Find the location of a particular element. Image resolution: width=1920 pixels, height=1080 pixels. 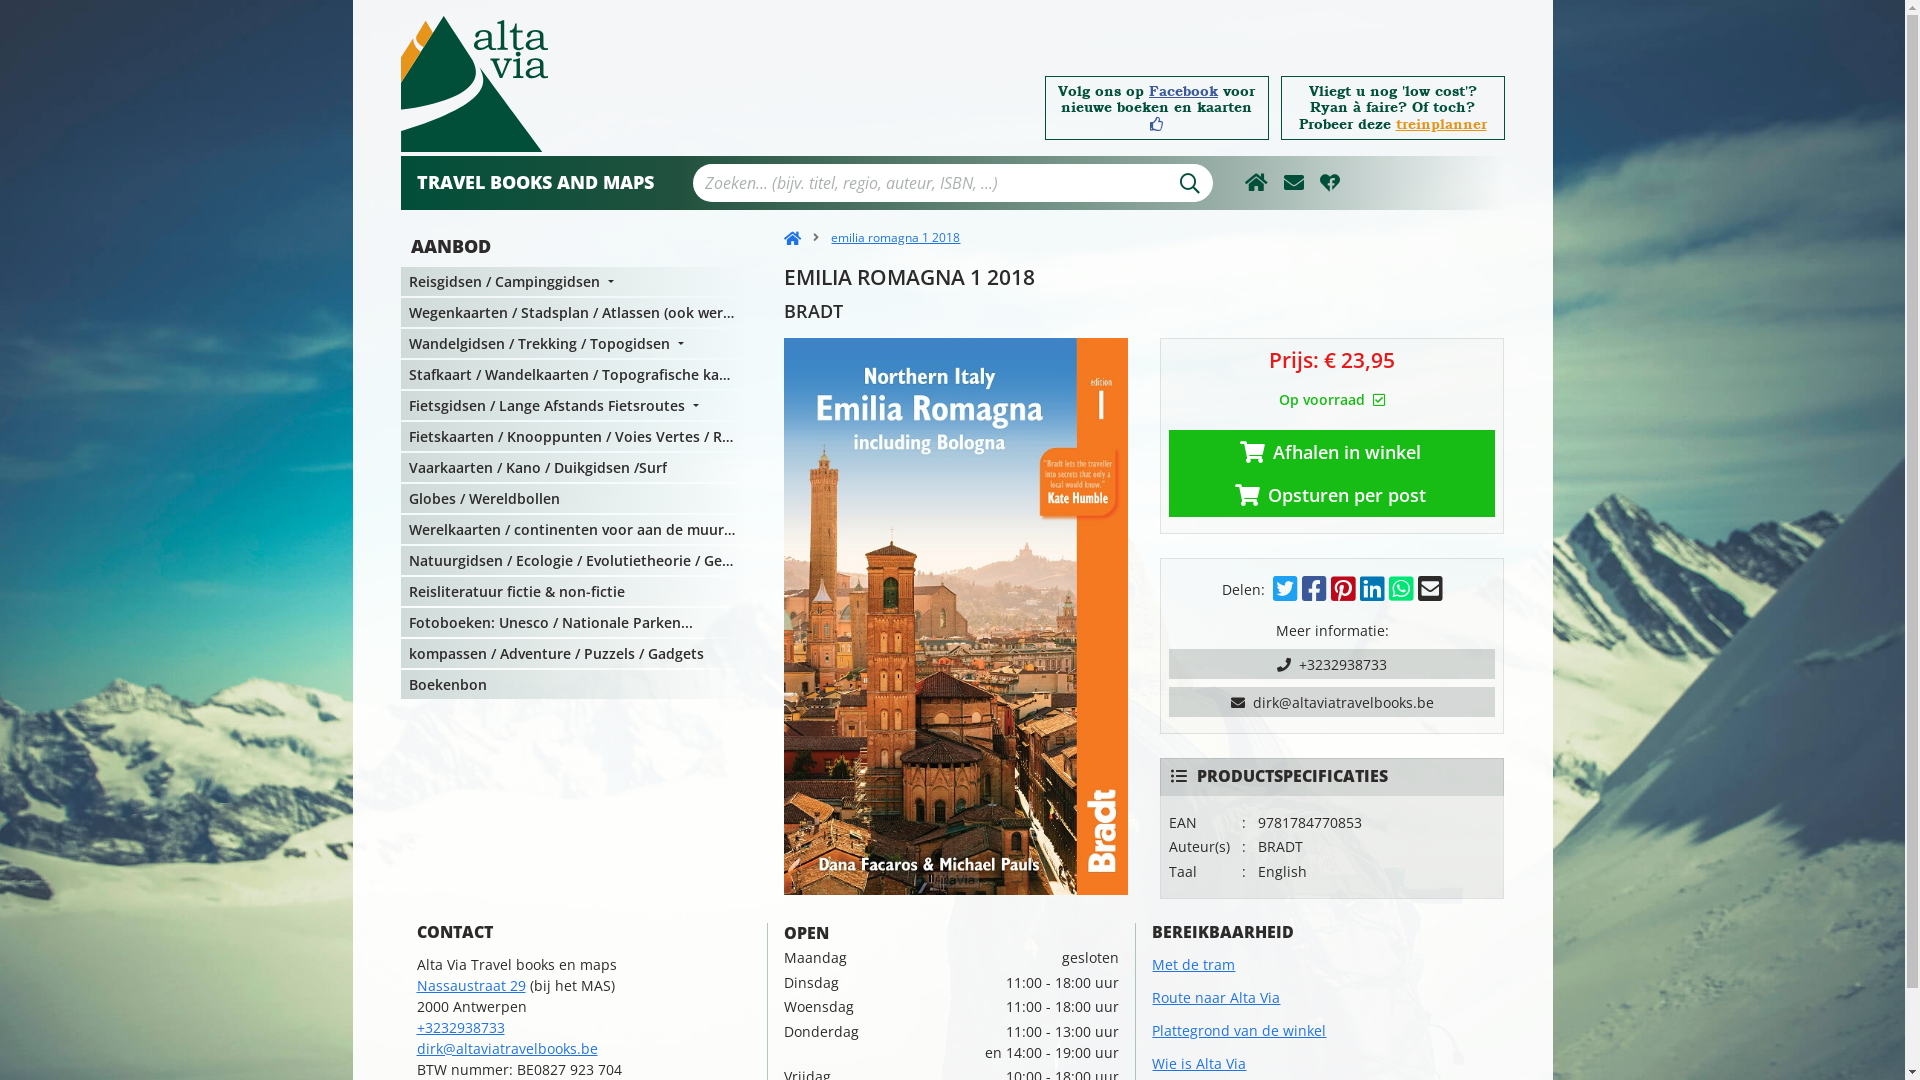

'Opsturen per post' is located at coordinates (1332, 494).